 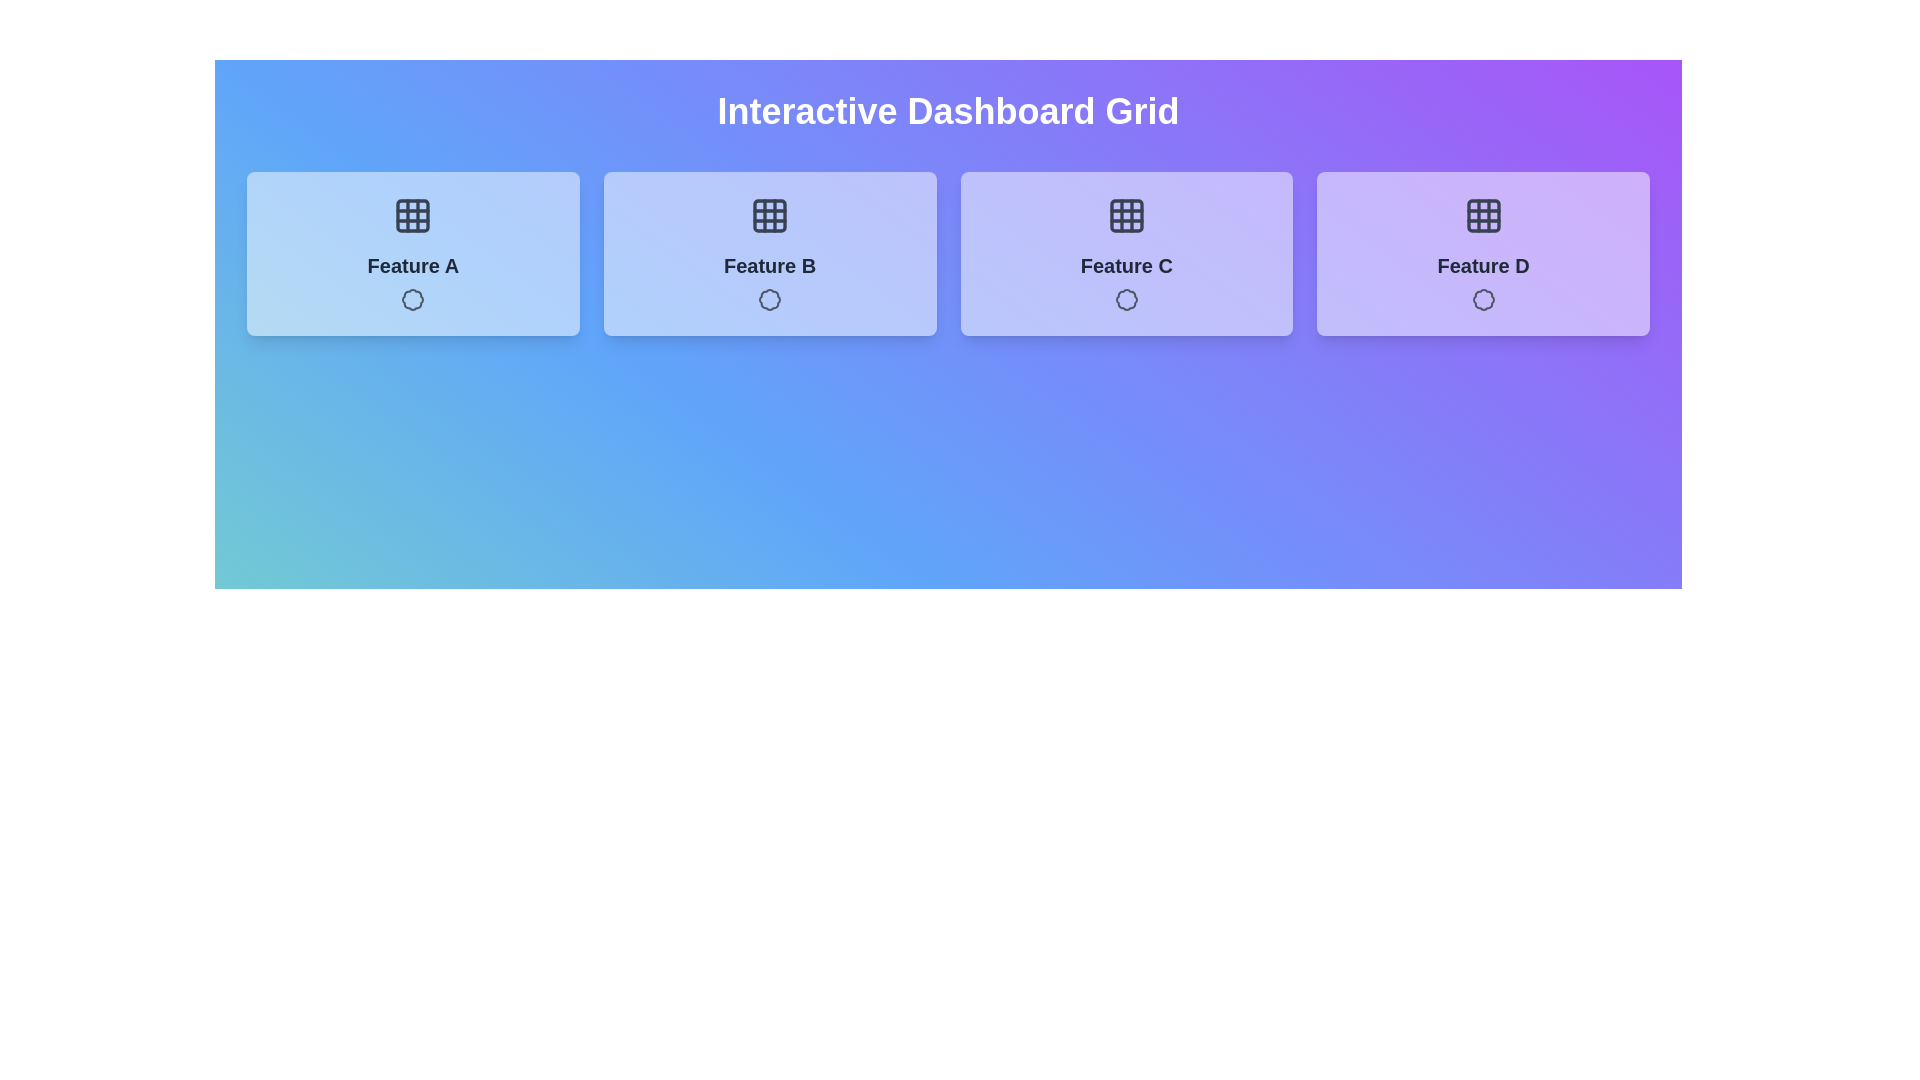 What do you see at coordinates (412, 253) in the screenshot?
I see `the first card in the grid layout, which has a soft blue background, an icon of a grid at the top, and the text 'Feature A' in bold centered beneath it` at bounding box center [412, 253].